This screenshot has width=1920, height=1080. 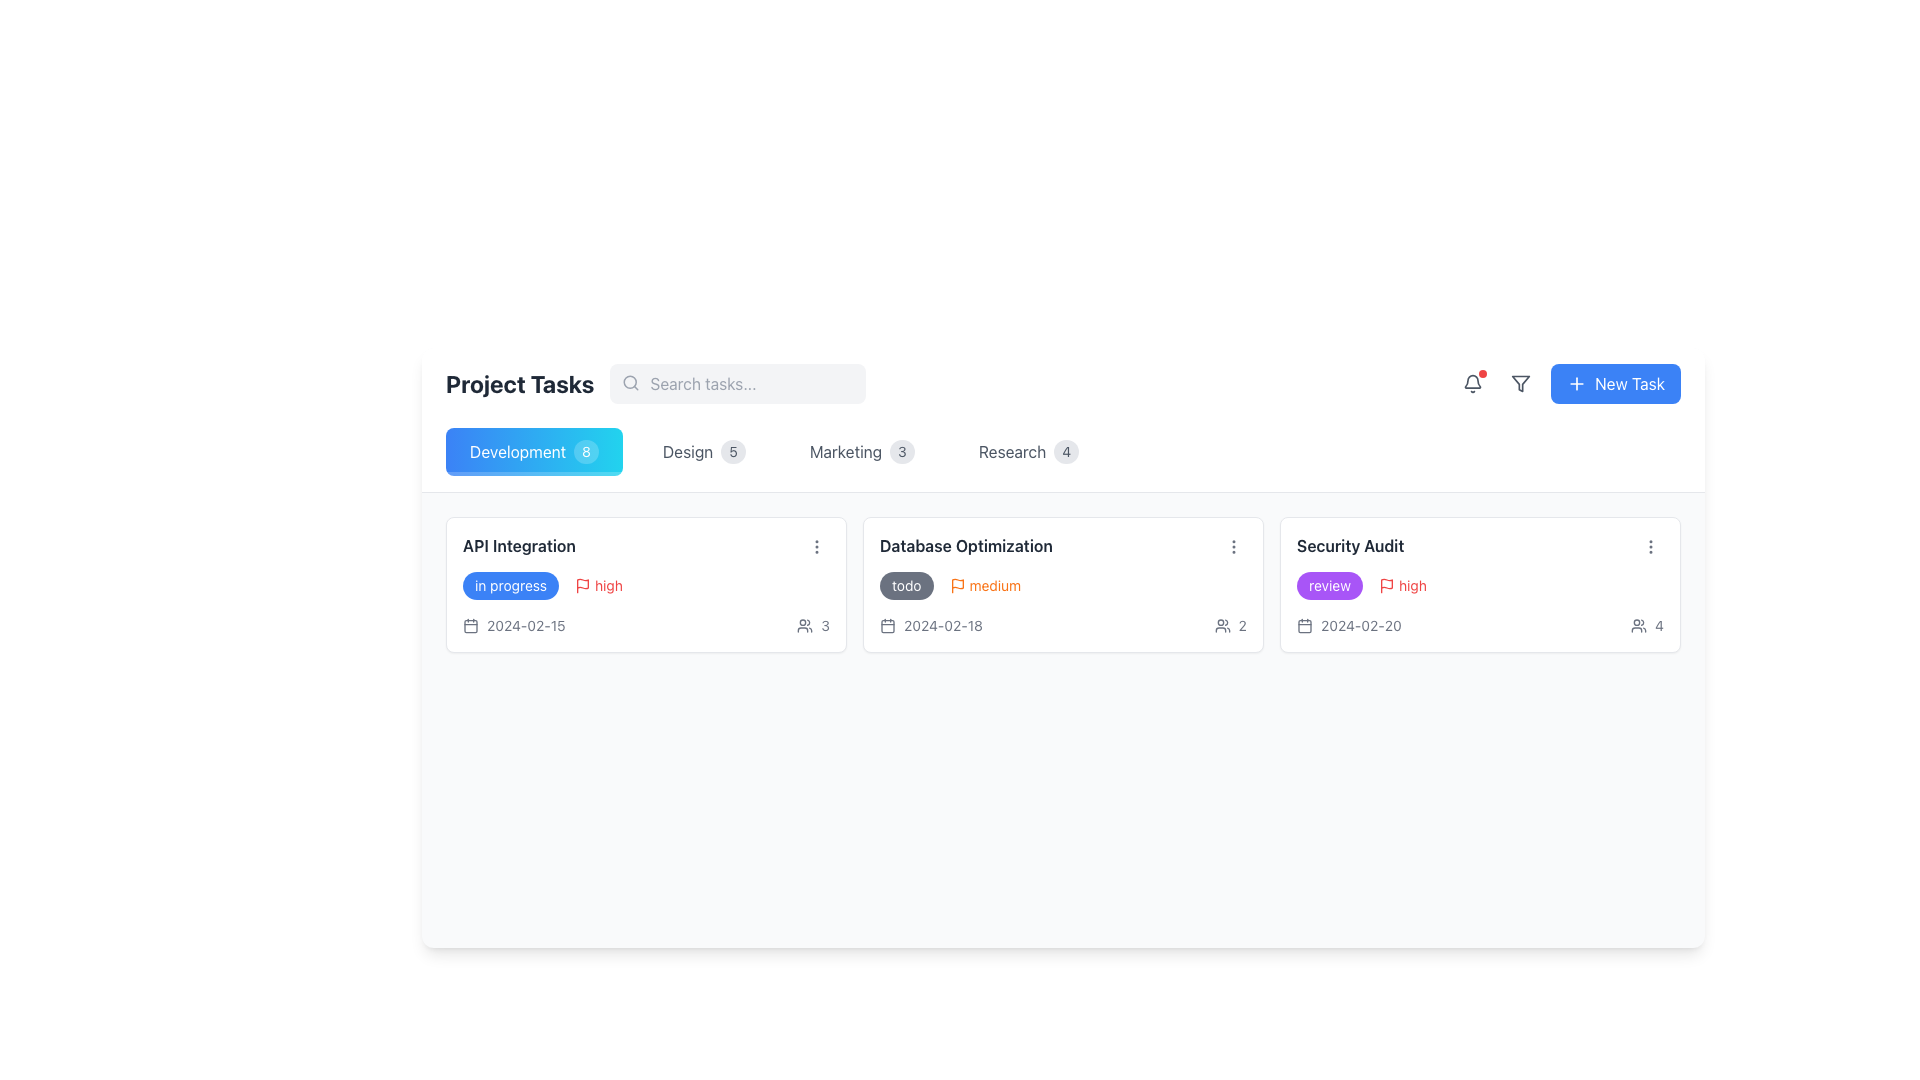 What do you see at coordinates (526, 624) in the screenshot?
I see `the text label displaying the specific date located in the lower section of the 'API Integration' task card under 'Development', positioned to the right of the calendar icon` at bounding box center [526, 624].